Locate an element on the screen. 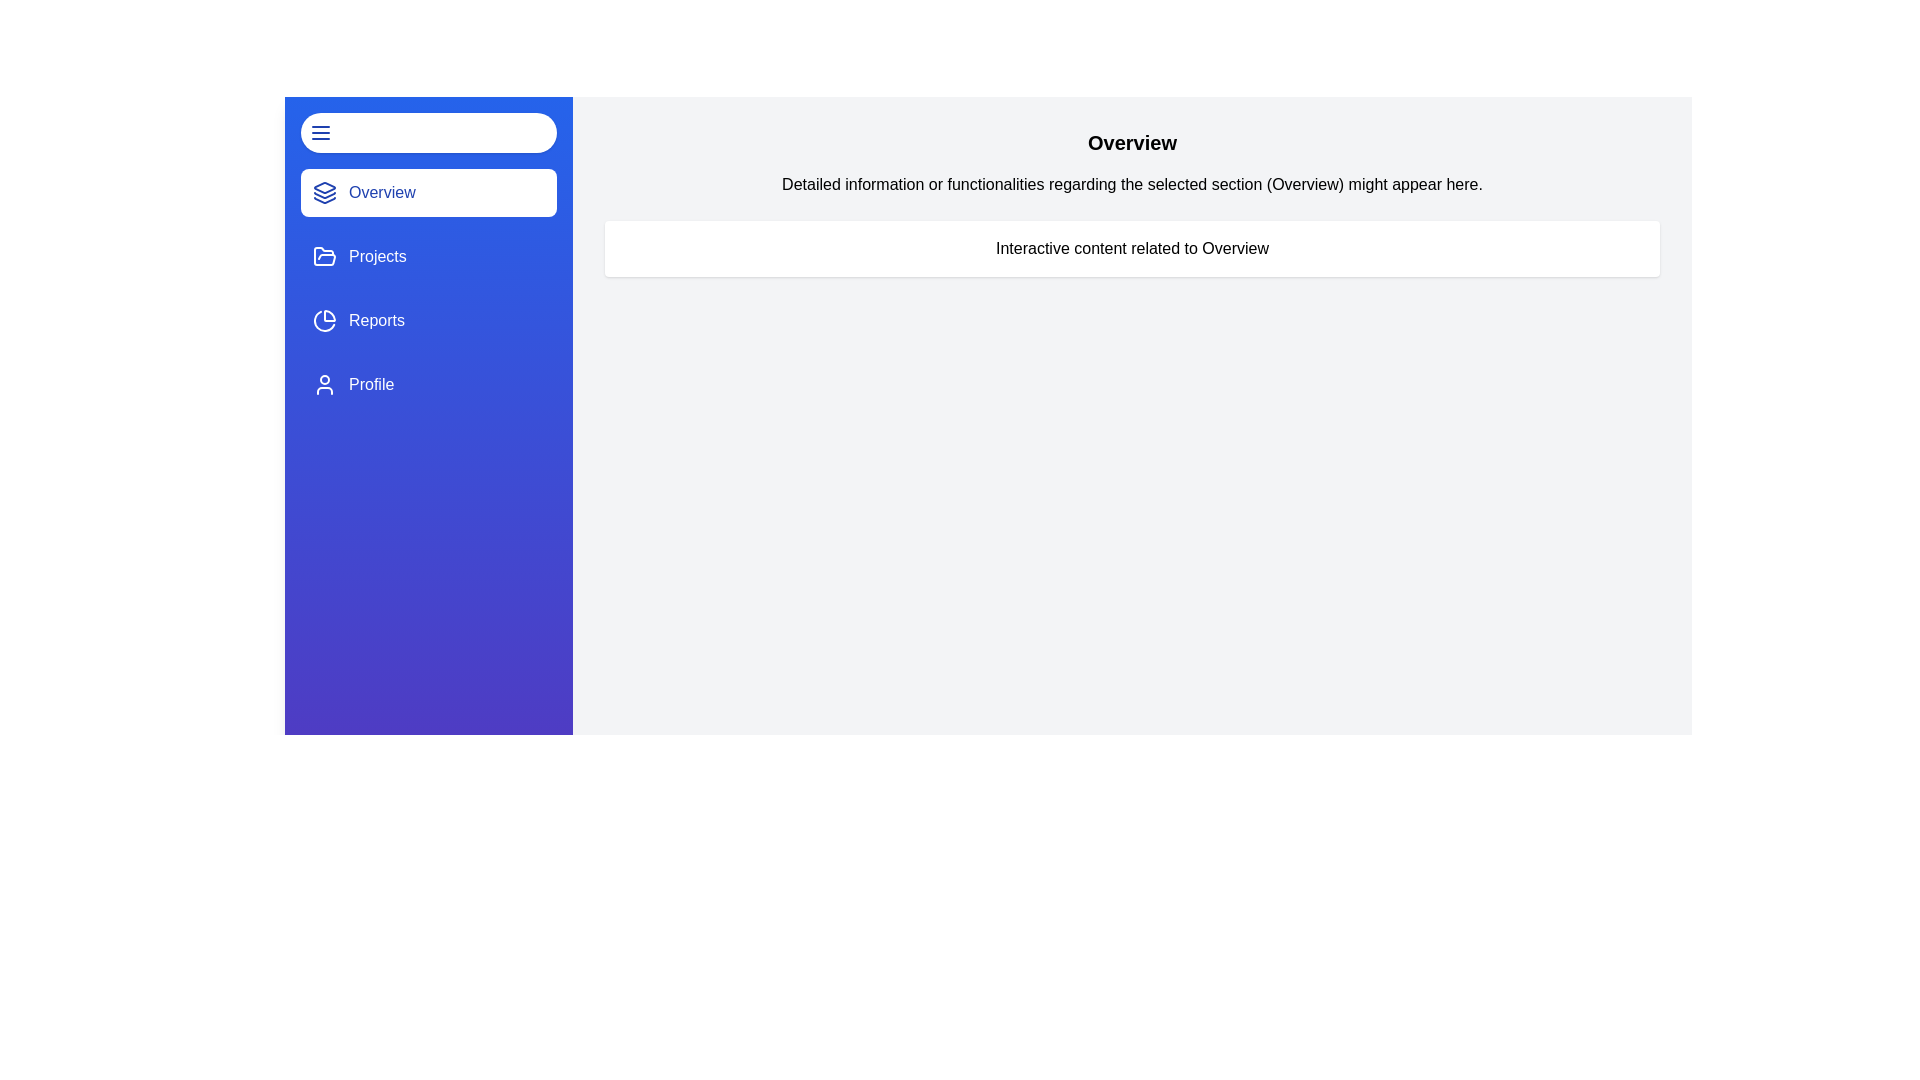 This screenshot has height=1080, width=1920. the navigation section Reports is located at coordinates (427, 319).